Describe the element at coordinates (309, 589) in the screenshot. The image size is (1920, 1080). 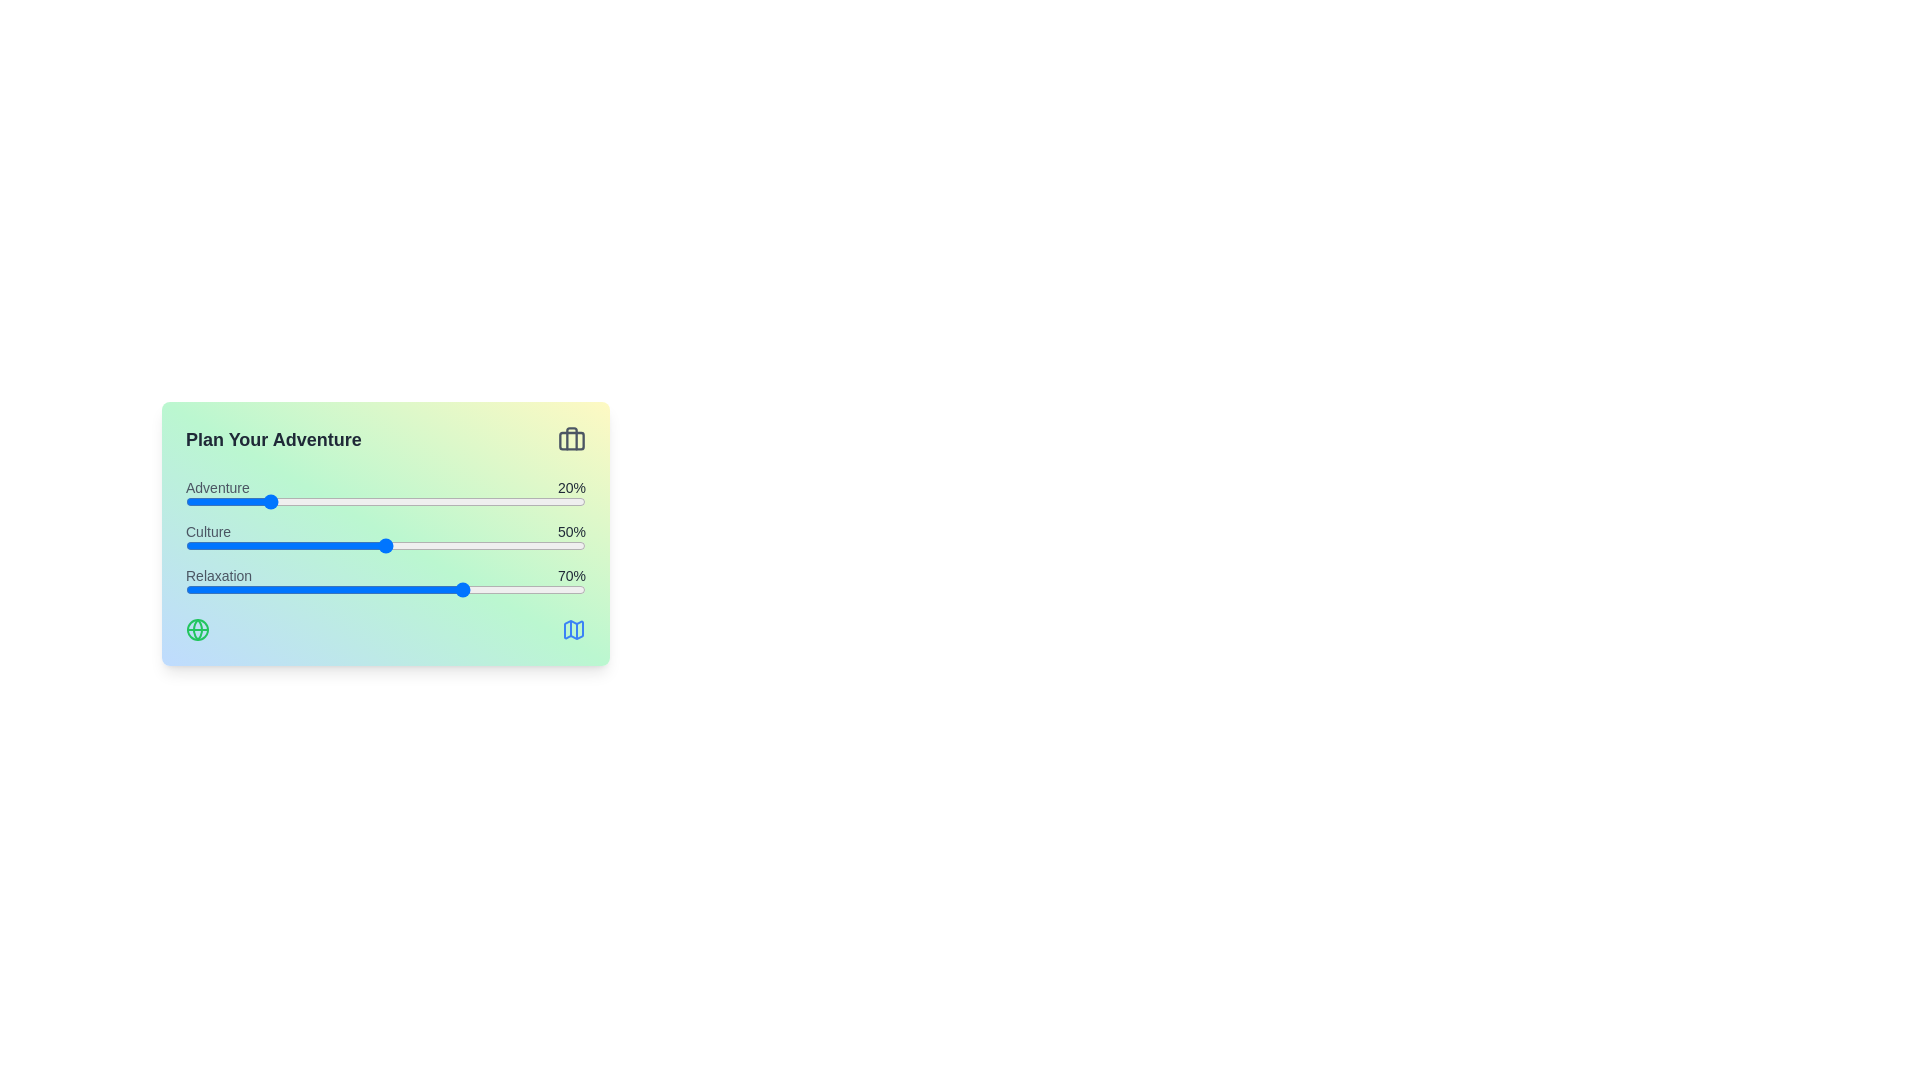
I see `the 'Relaxation' slider to 31%` at that location.